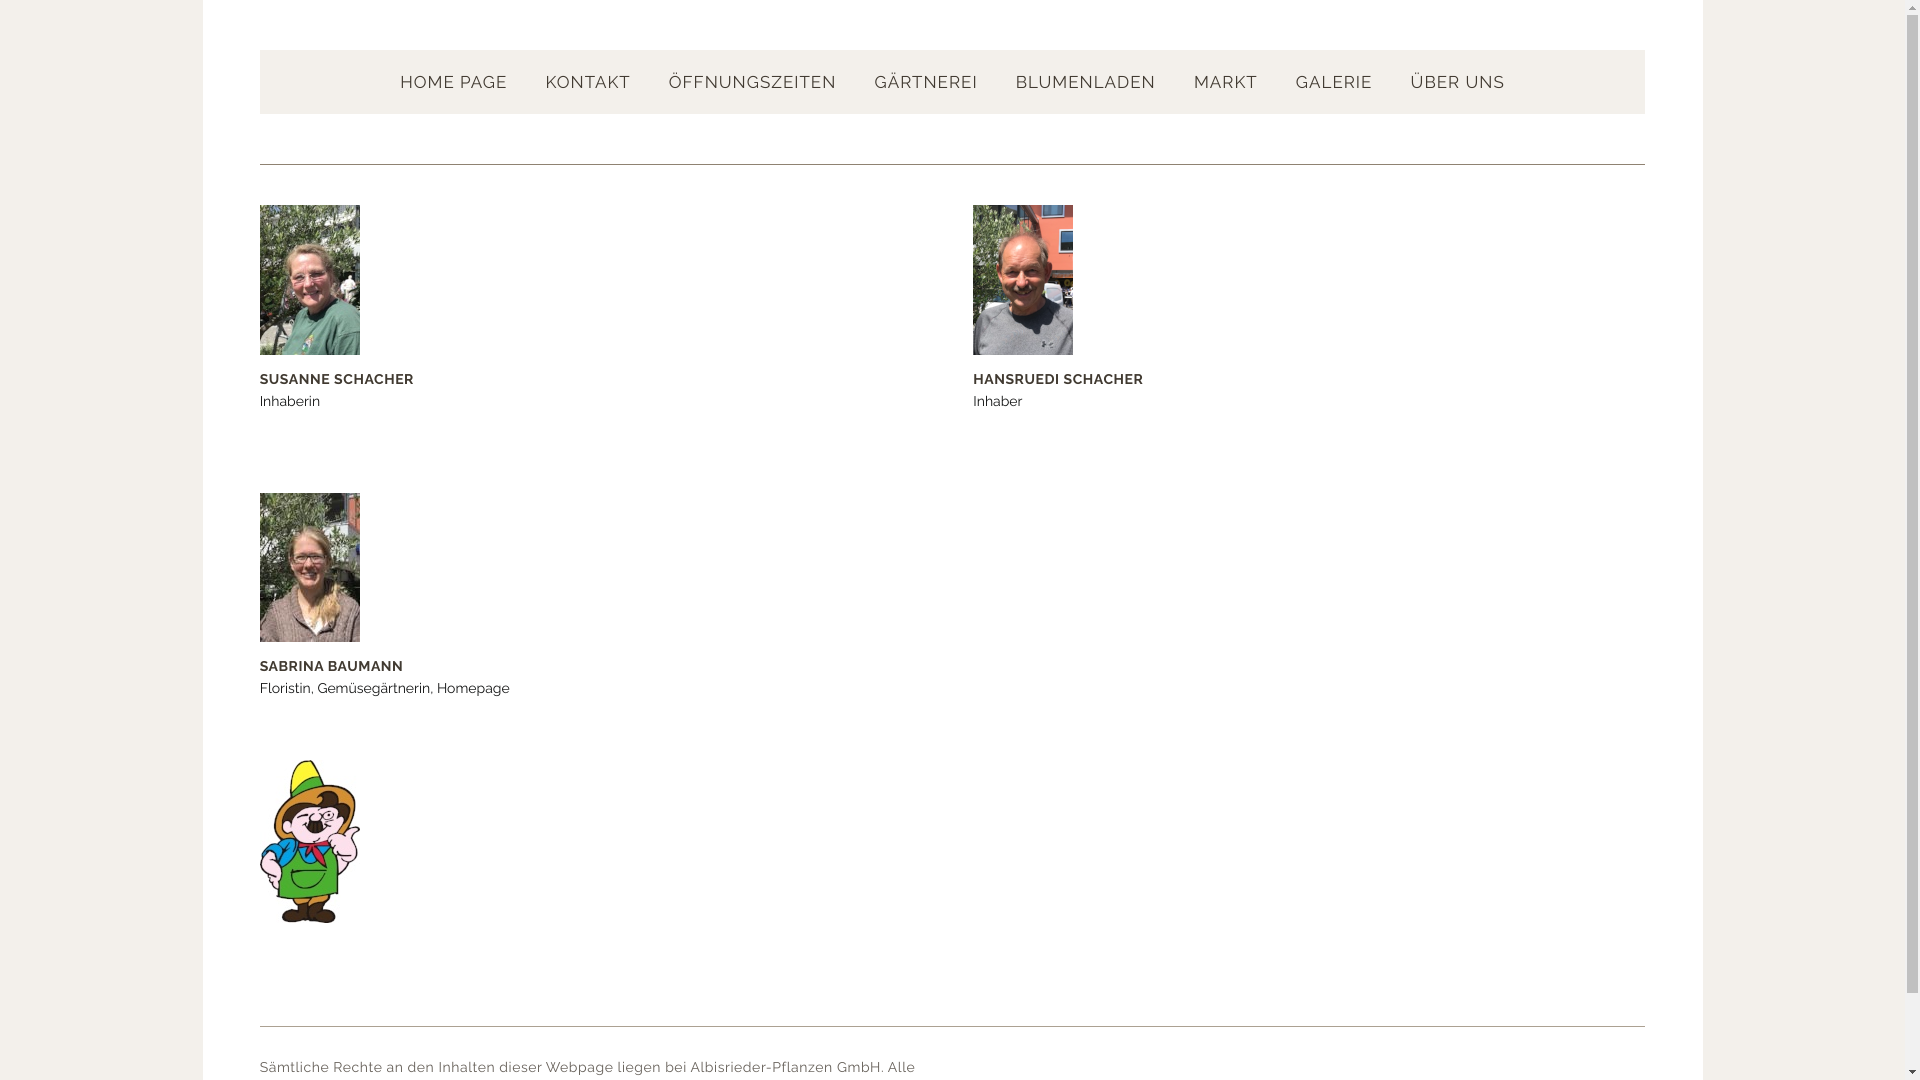  I want to click on 'GALERIE', so click(1334, 80).